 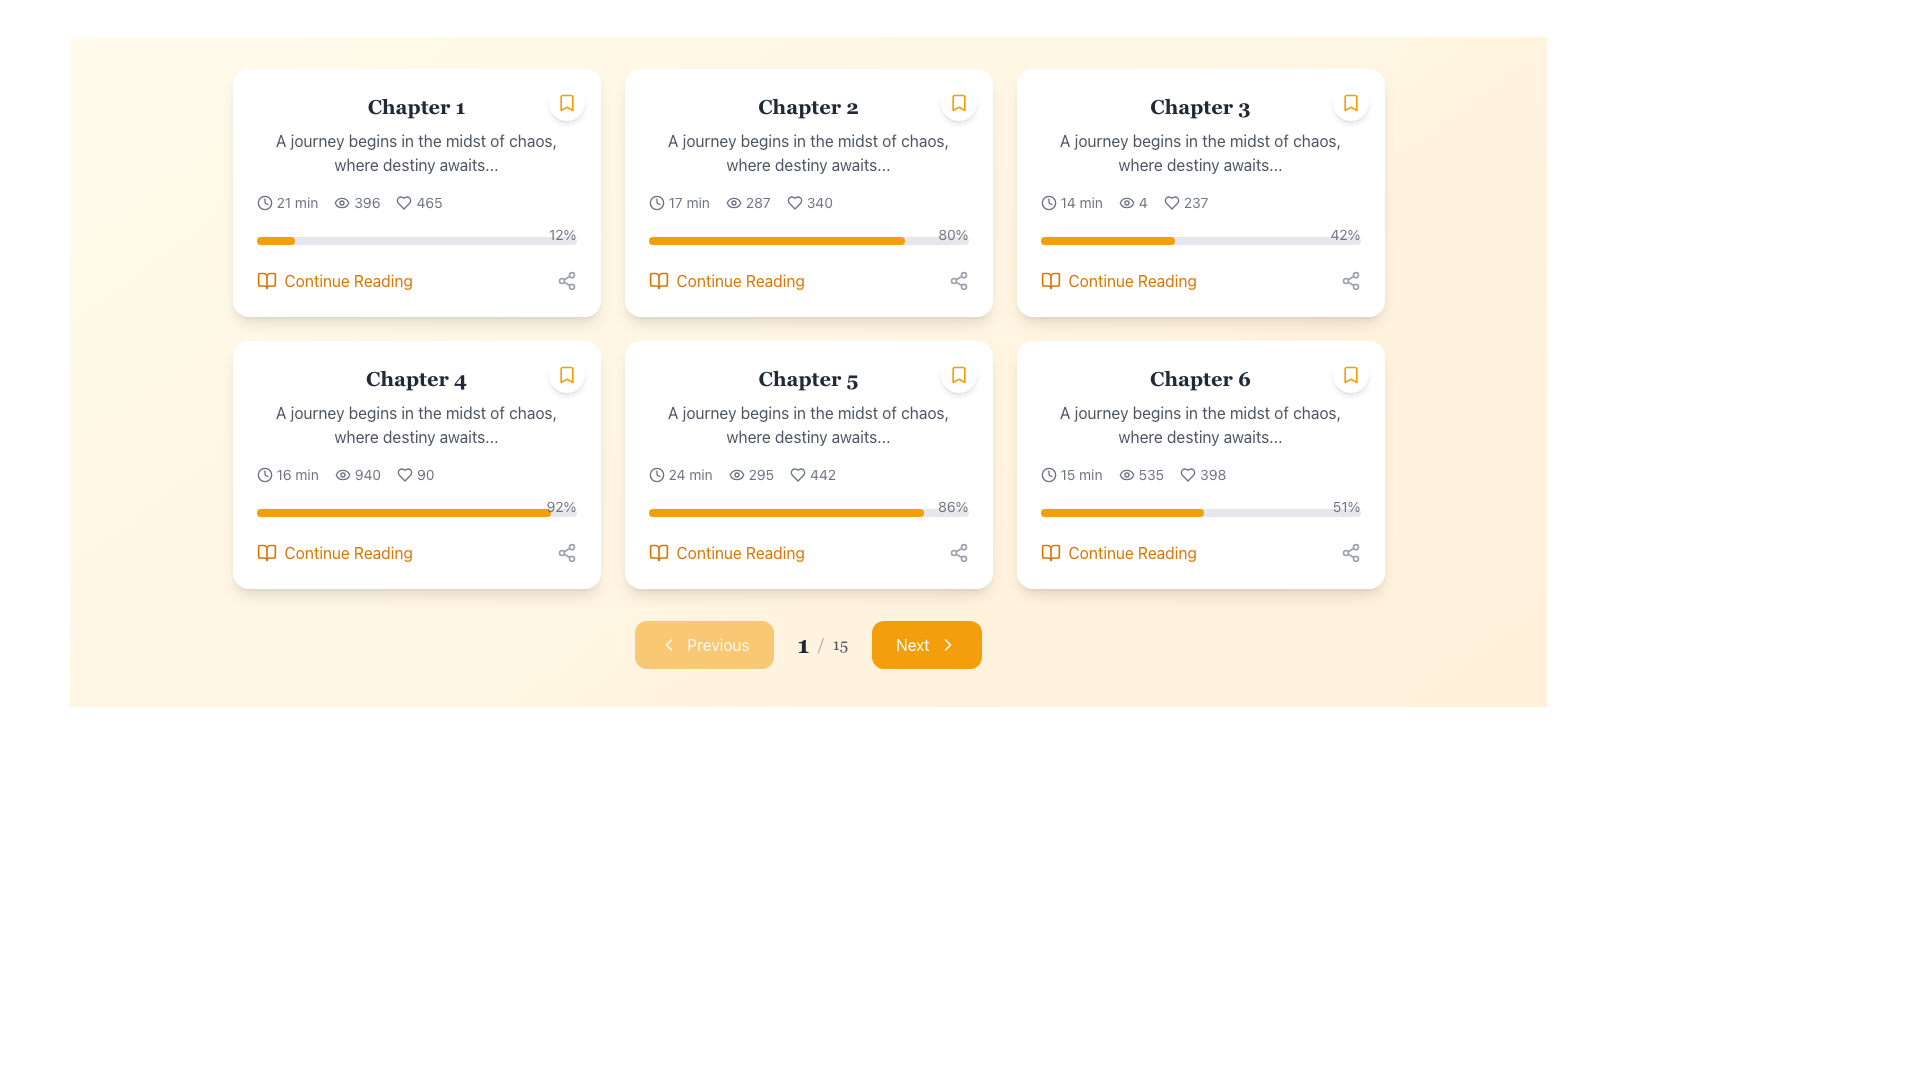 I want to click on the text label serving as a title for the second card, so click(x=808, y=107).